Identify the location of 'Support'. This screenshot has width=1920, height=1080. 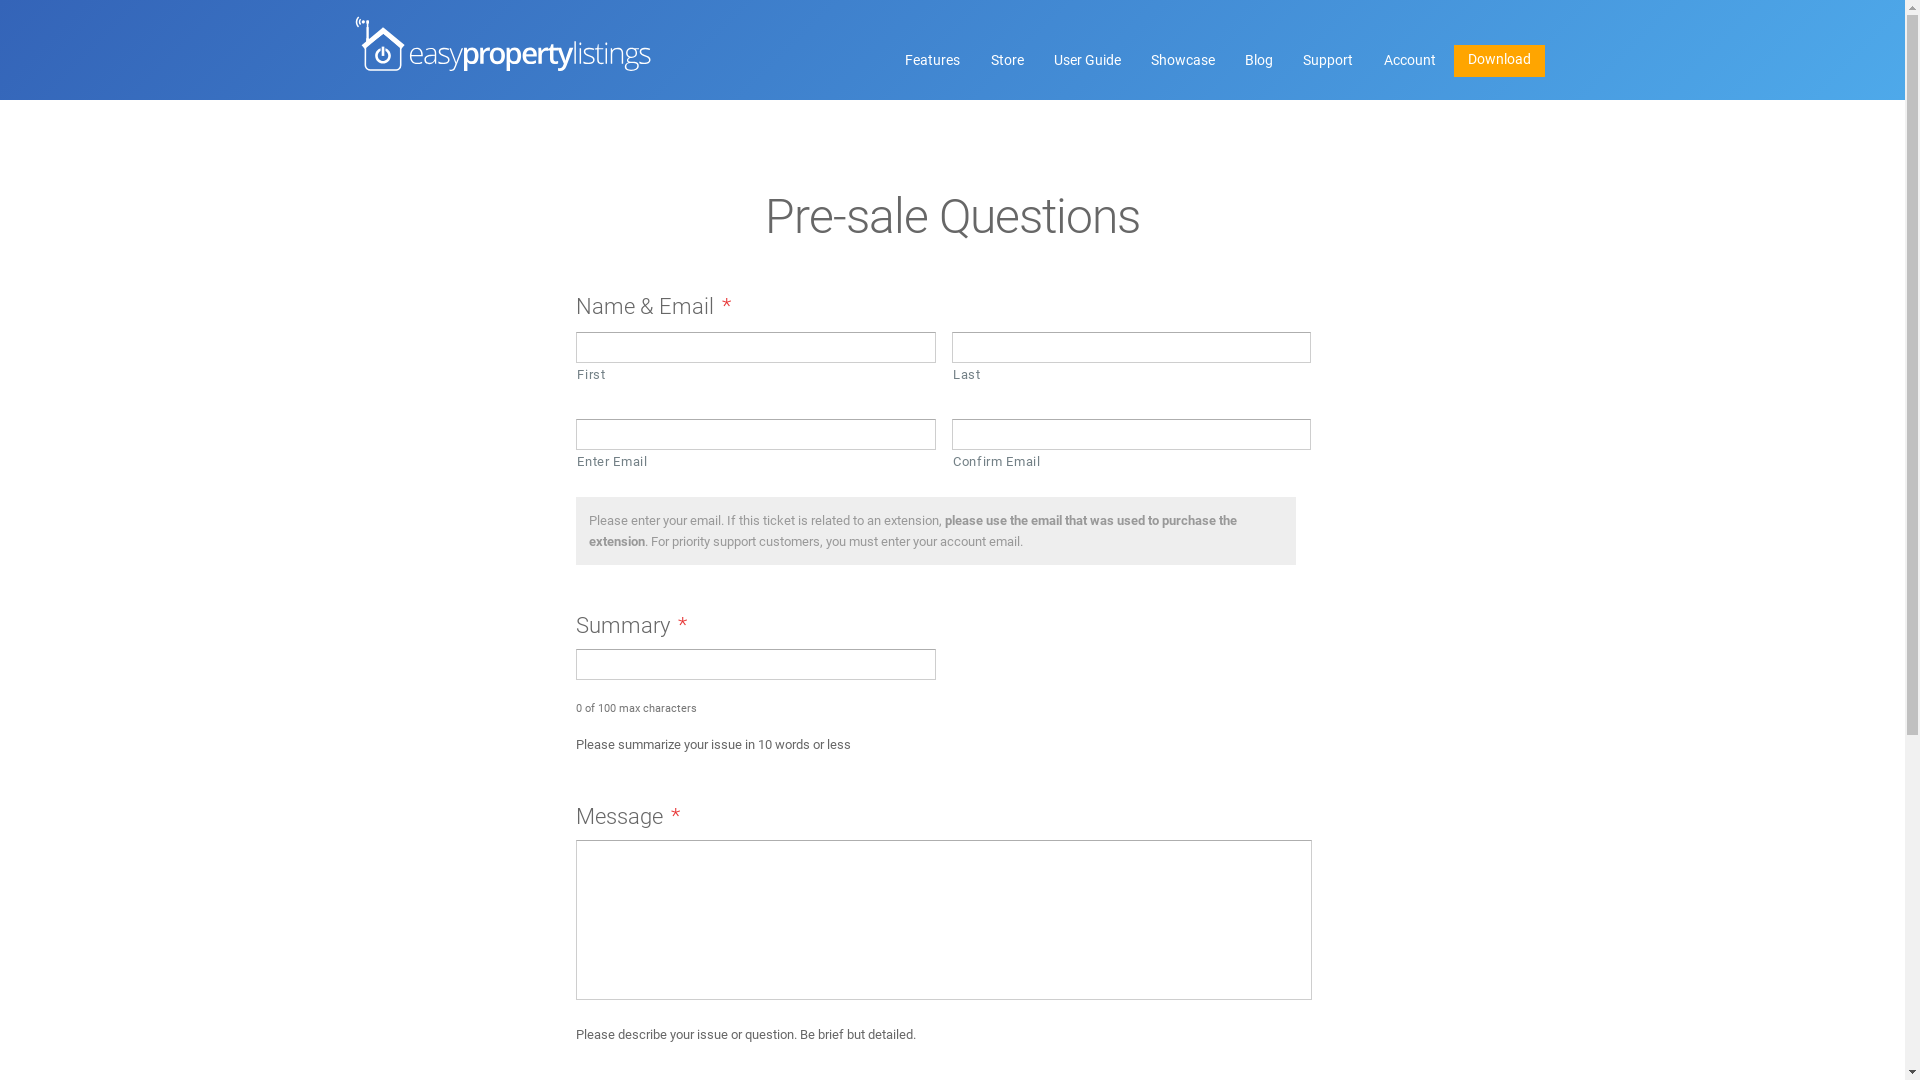
(1328, 60).